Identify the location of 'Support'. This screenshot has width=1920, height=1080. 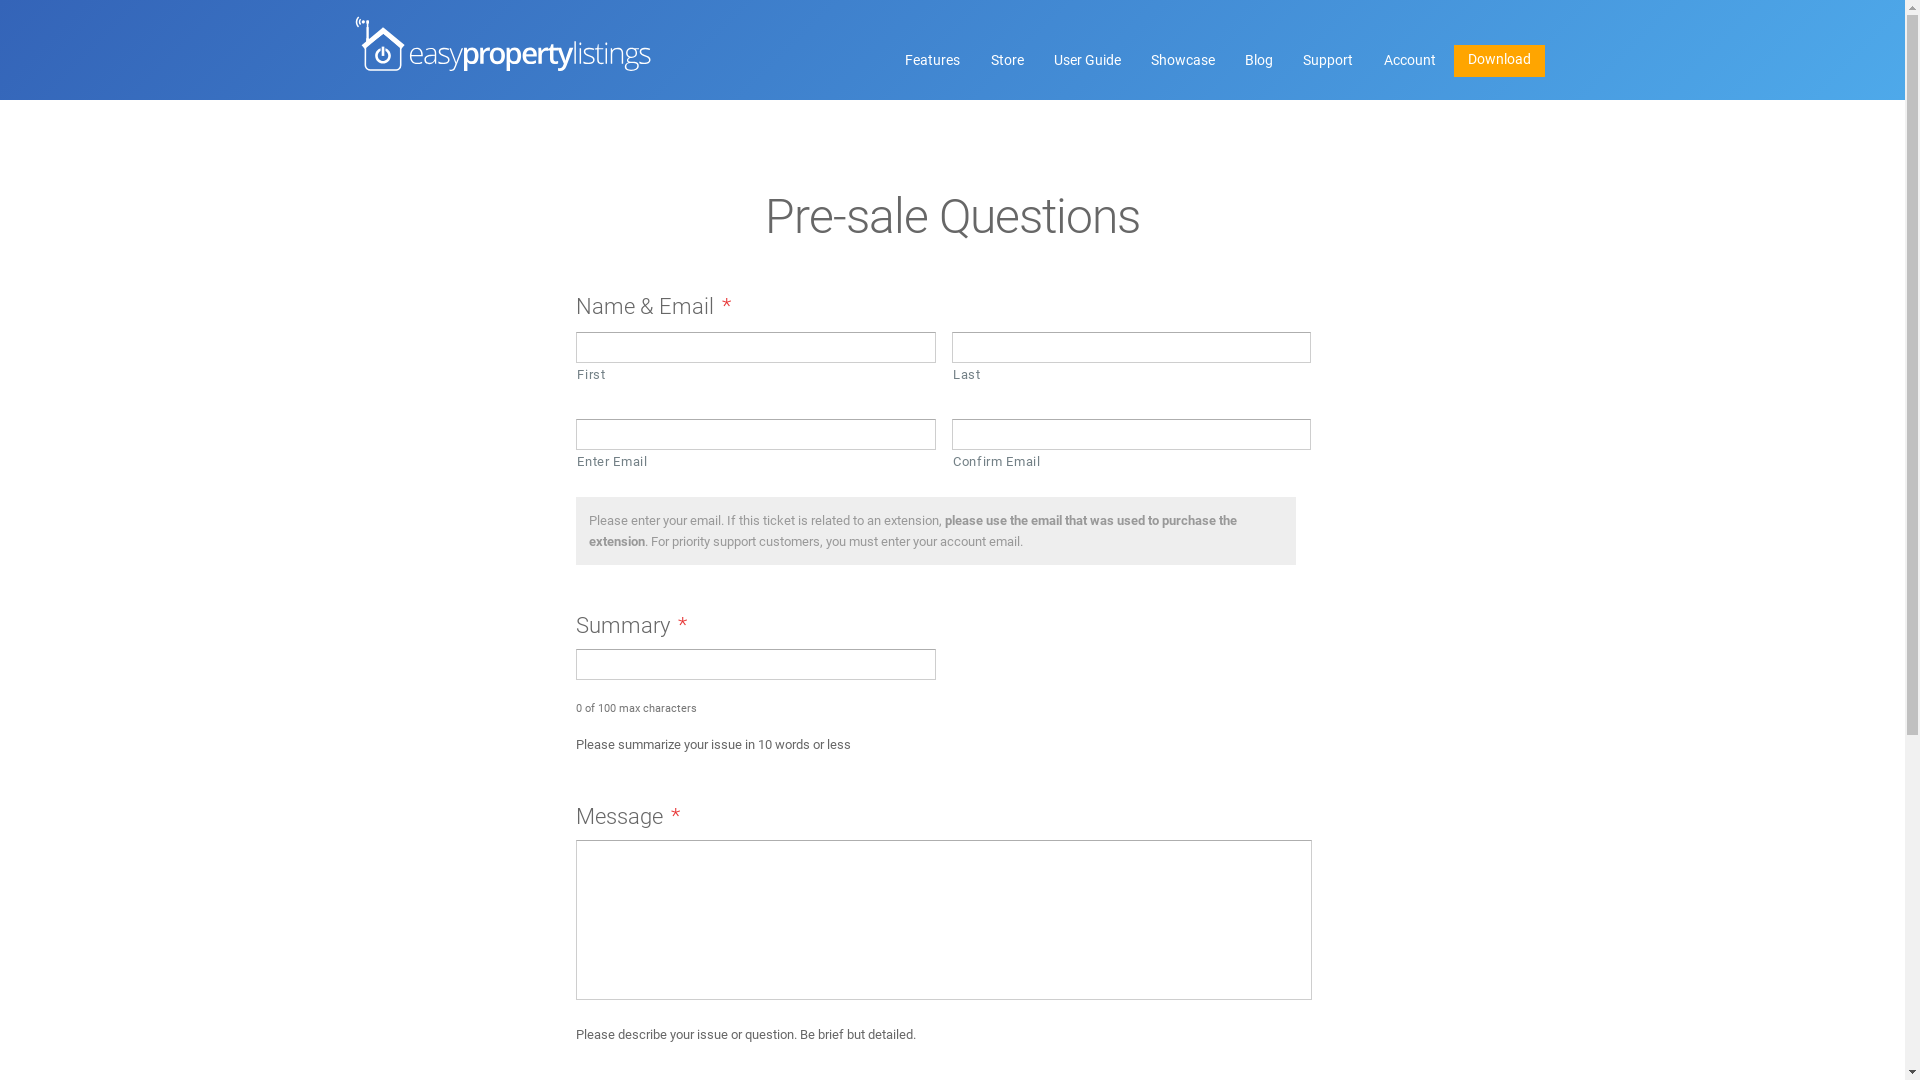
(1328, 60).